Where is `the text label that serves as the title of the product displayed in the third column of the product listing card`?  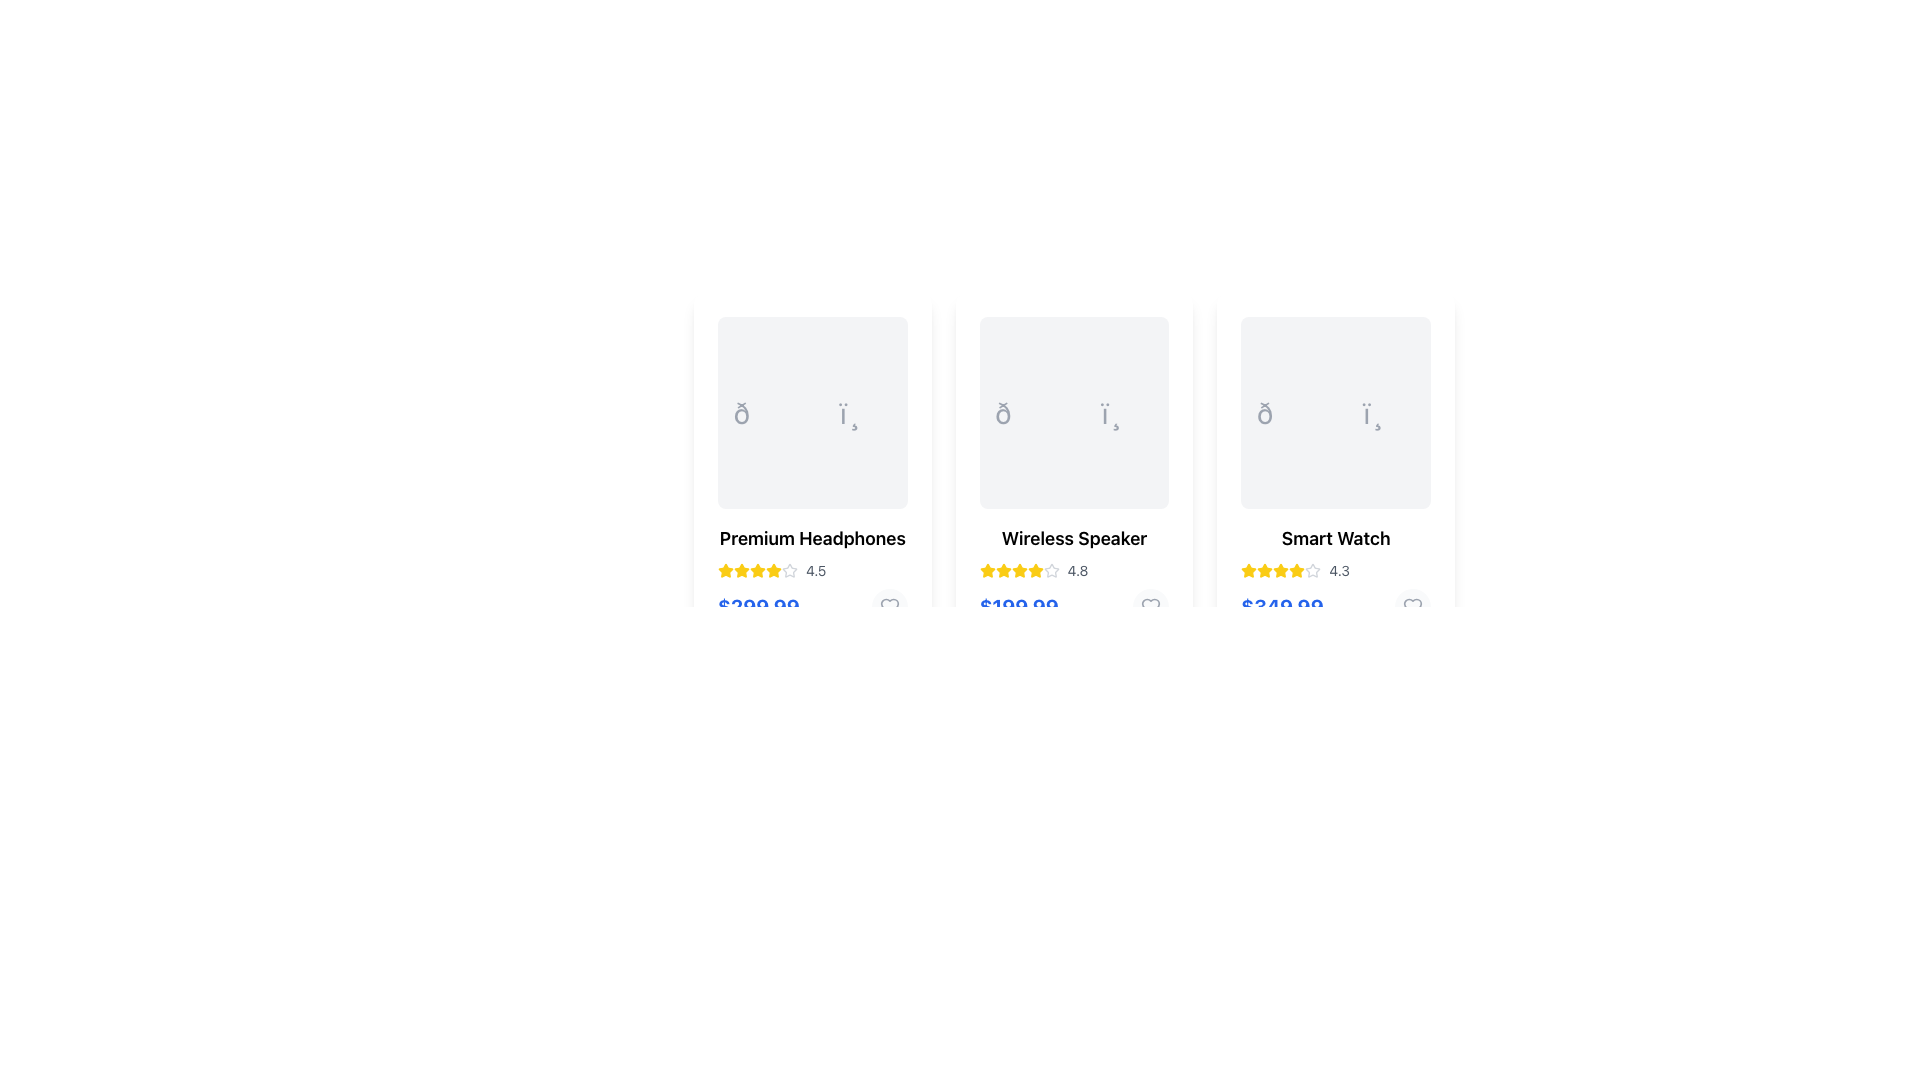 the text label that serves as the title of the product displayed in the third column of the product listing card is located at coordinates (1336, 538).